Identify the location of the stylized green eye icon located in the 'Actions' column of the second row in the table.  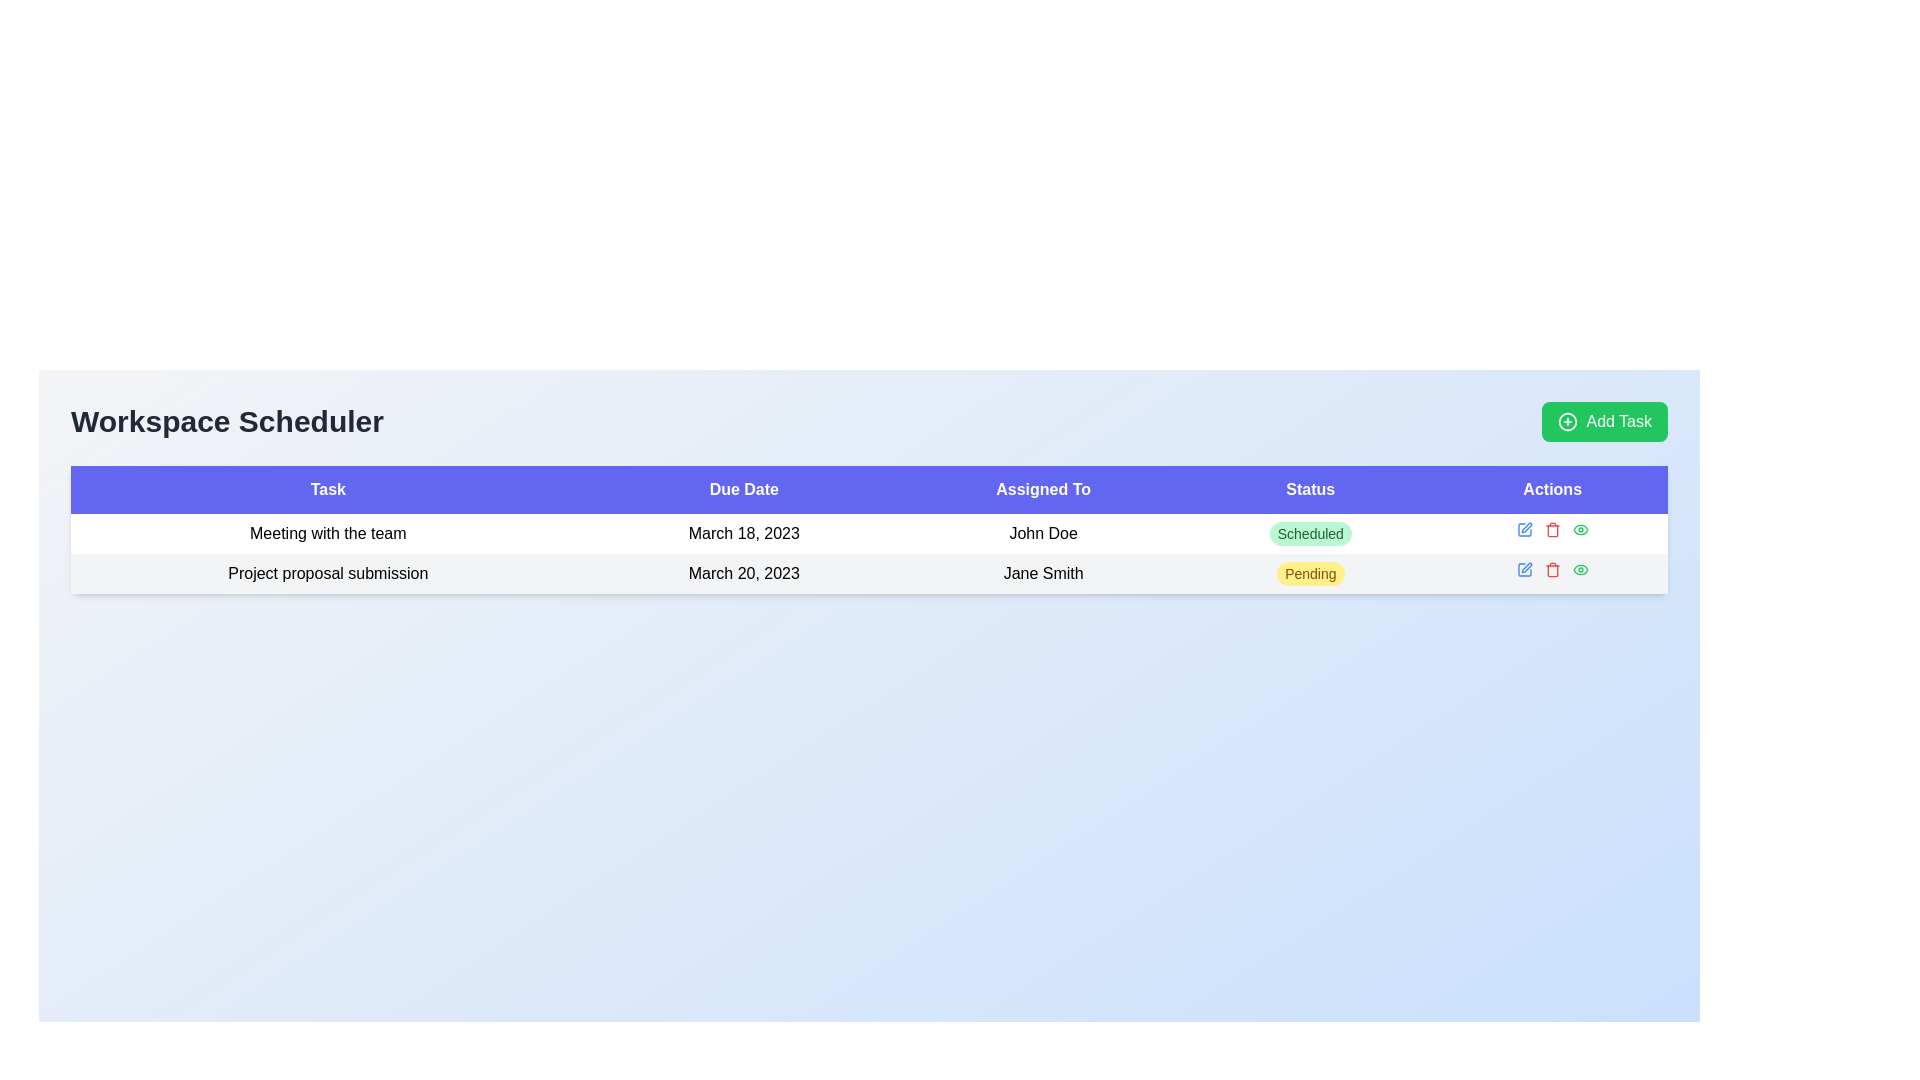
(1579, 570).